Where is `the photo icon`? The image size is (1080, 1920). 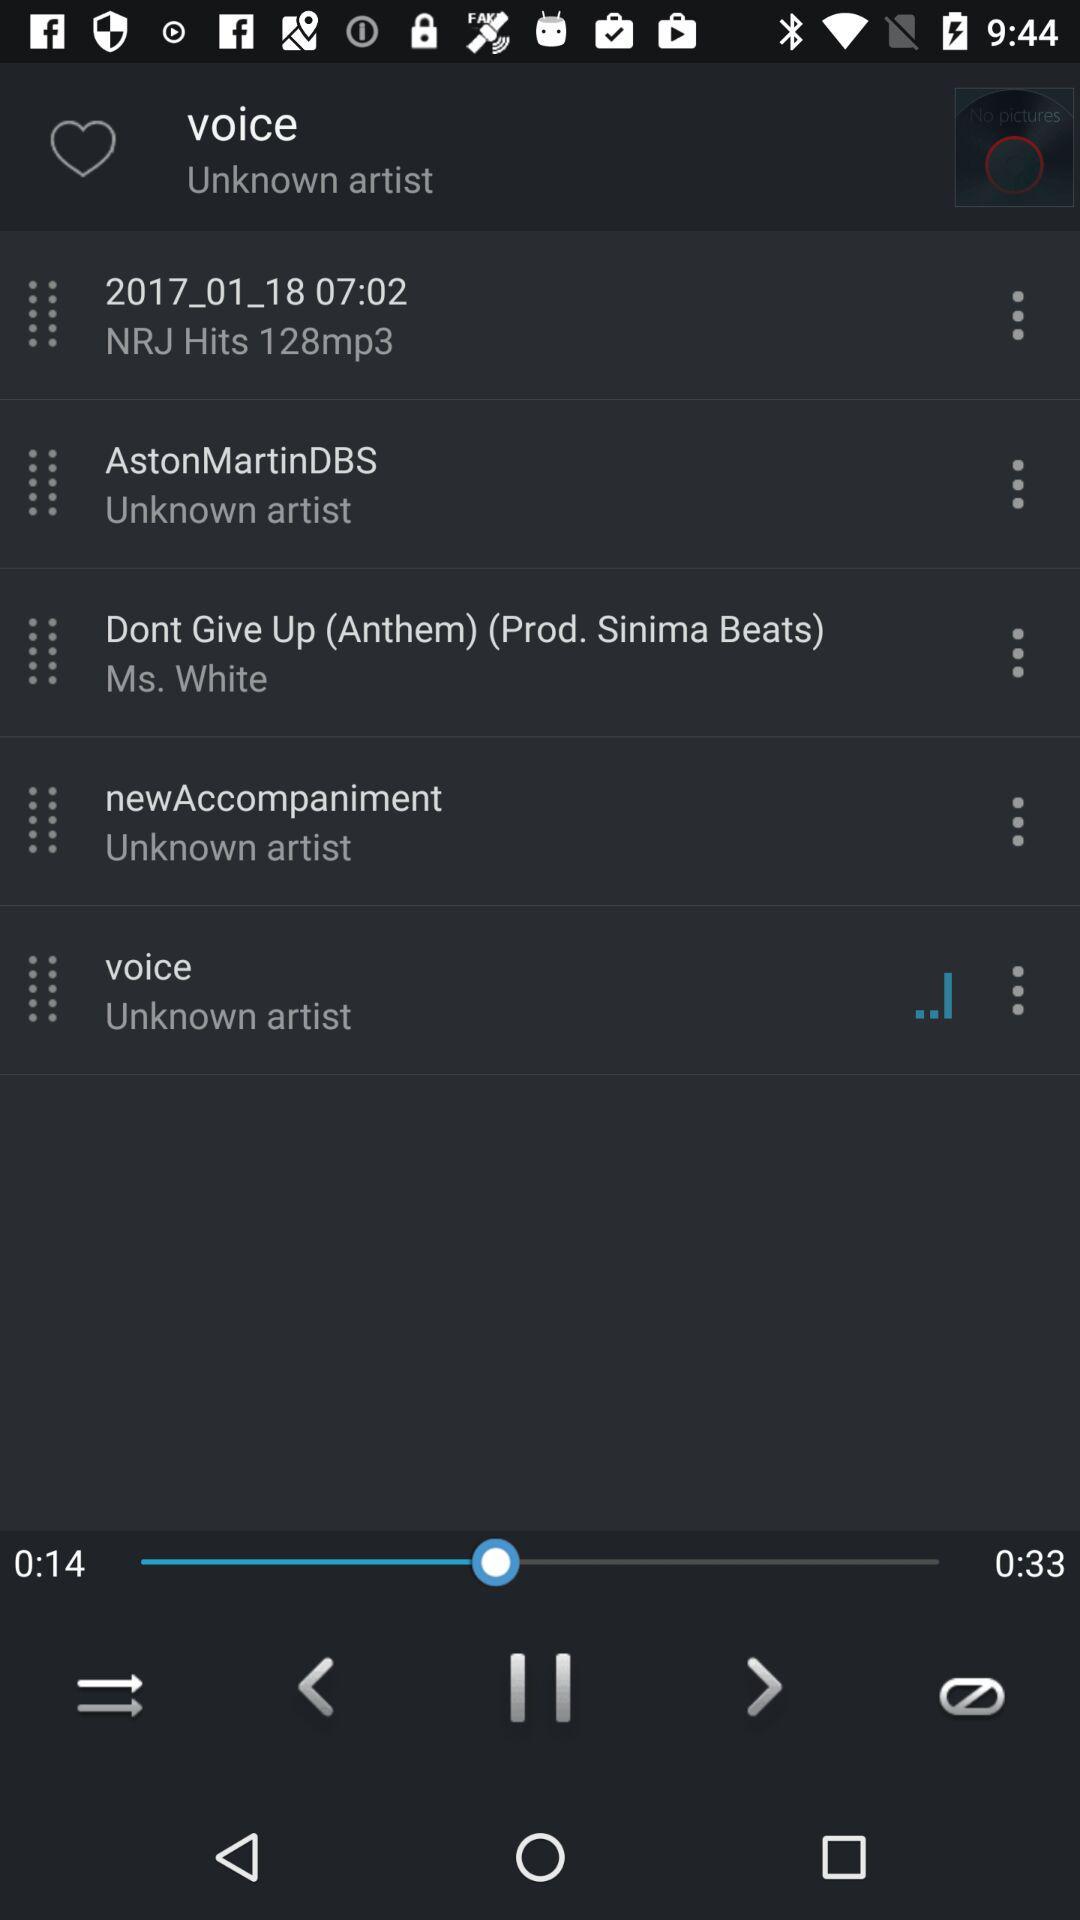 the photo icon is located at coordinates (1006, 135).